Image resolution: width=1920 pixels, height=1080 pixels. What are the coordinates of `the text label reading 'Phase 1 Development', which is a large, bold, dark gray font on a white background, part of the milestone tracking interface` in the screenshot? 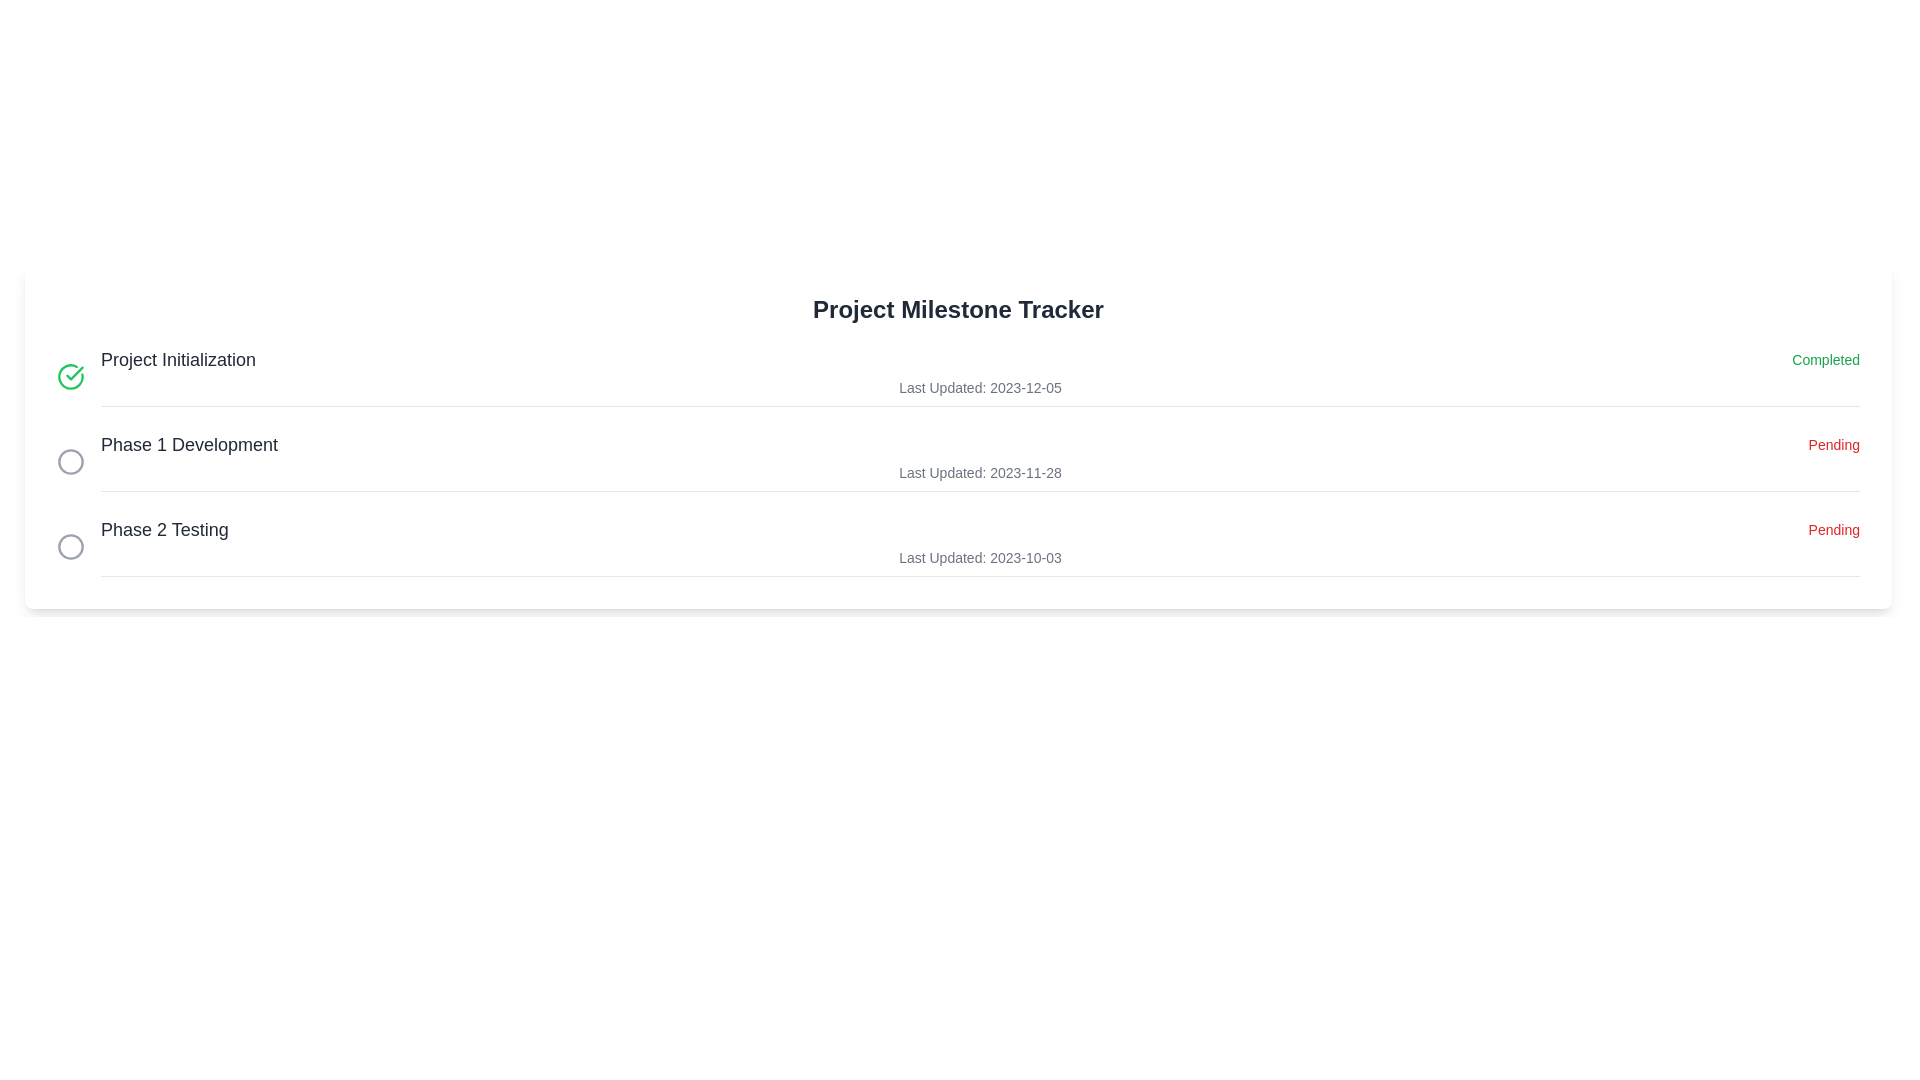 It's located at (189, 443).